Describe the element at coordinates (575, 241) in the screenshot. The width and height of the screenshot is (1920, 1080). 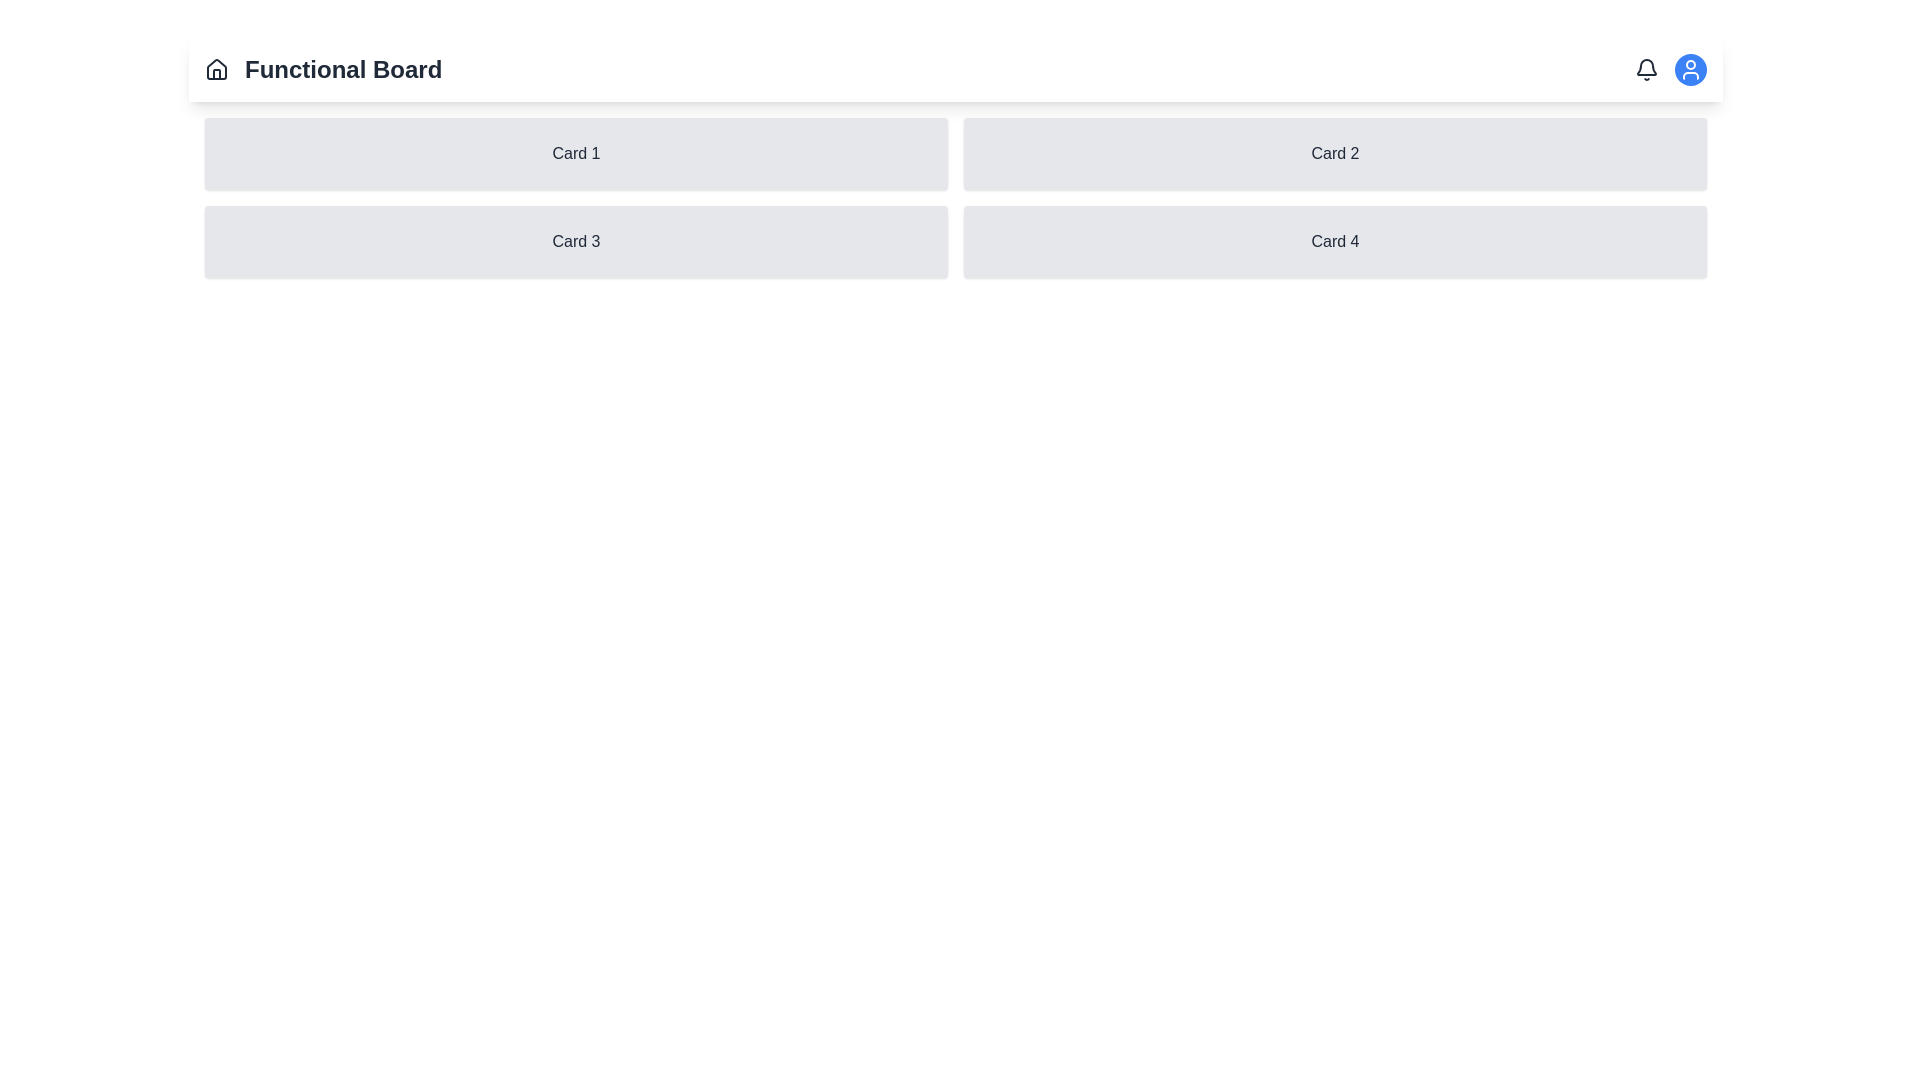
I see `the rectangular card labeled 'Card 3'` at that location.